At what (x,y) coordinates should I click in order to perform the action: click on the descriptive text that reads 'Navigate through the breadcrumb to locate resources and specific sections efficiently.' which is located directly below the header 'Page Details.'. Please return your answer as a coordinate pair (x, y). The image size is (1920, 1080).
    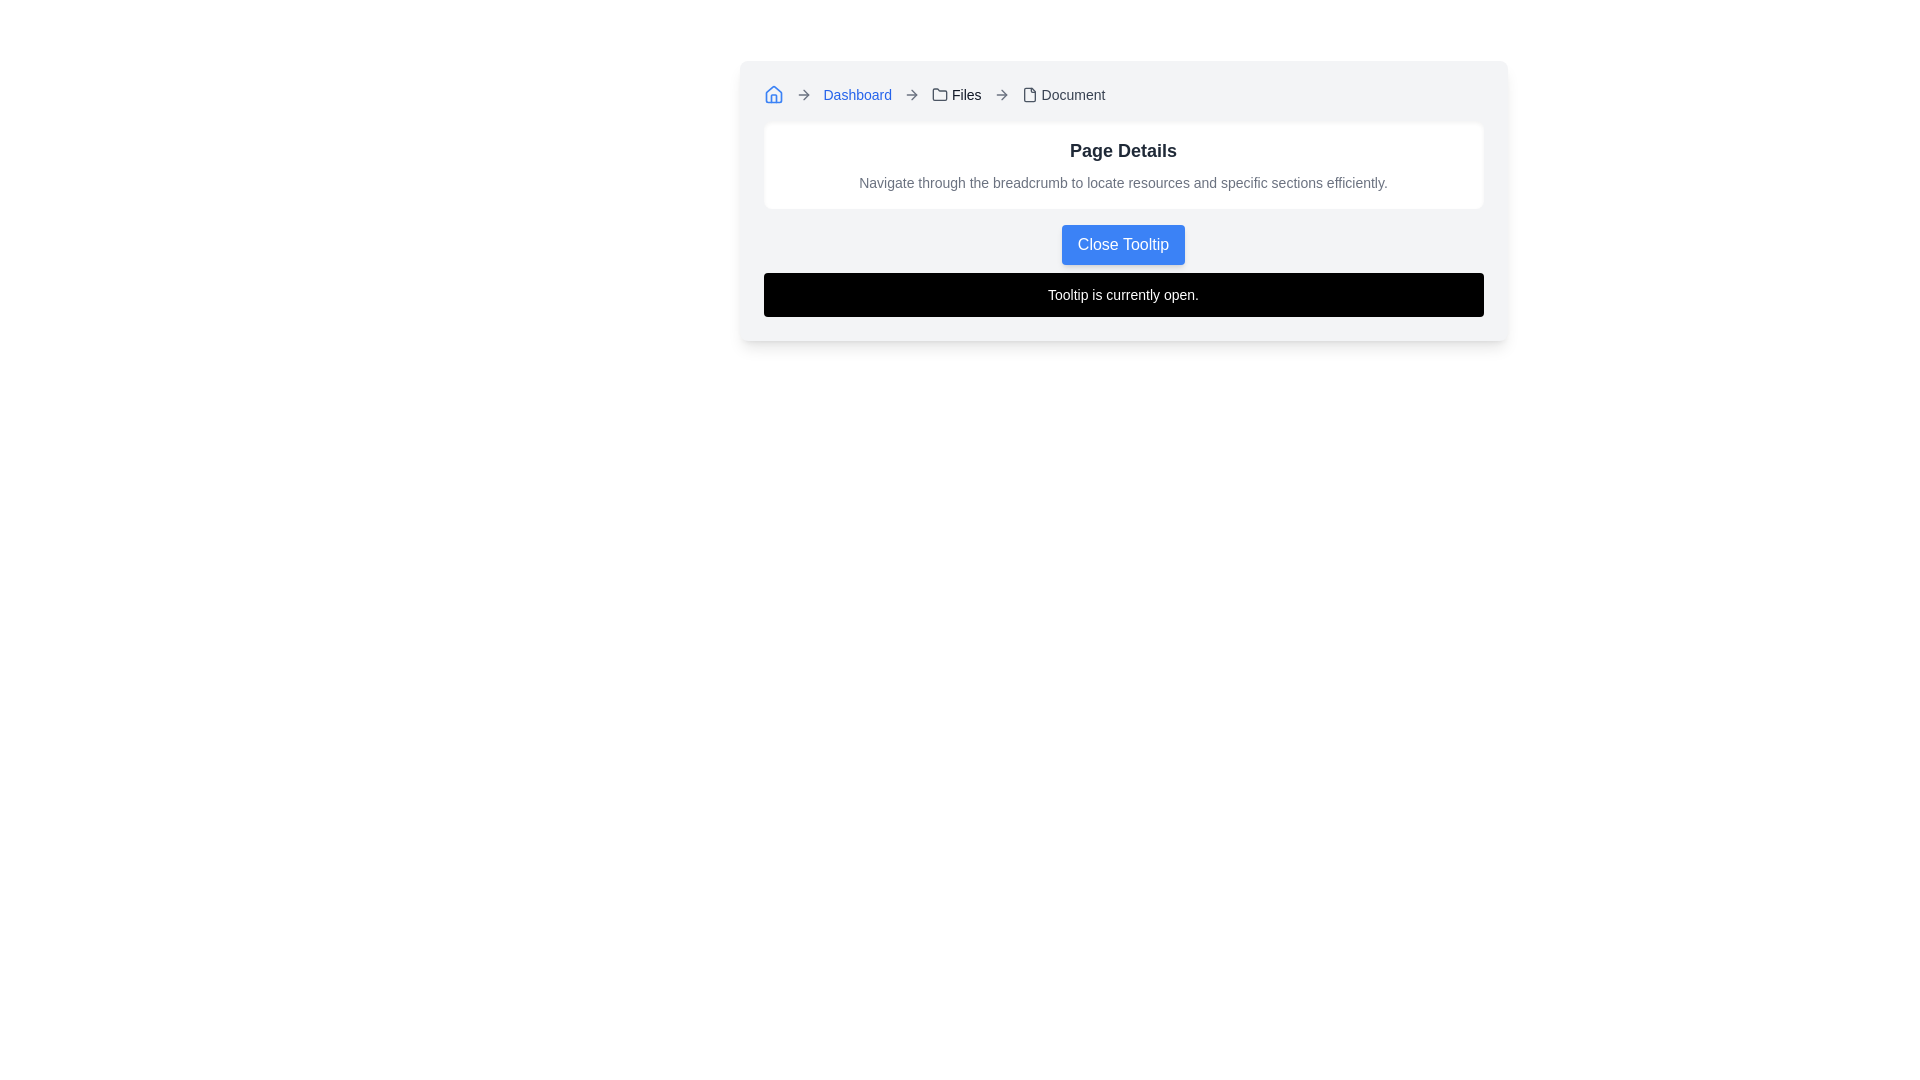
    Looking at the image, I should click on (1123, 182).